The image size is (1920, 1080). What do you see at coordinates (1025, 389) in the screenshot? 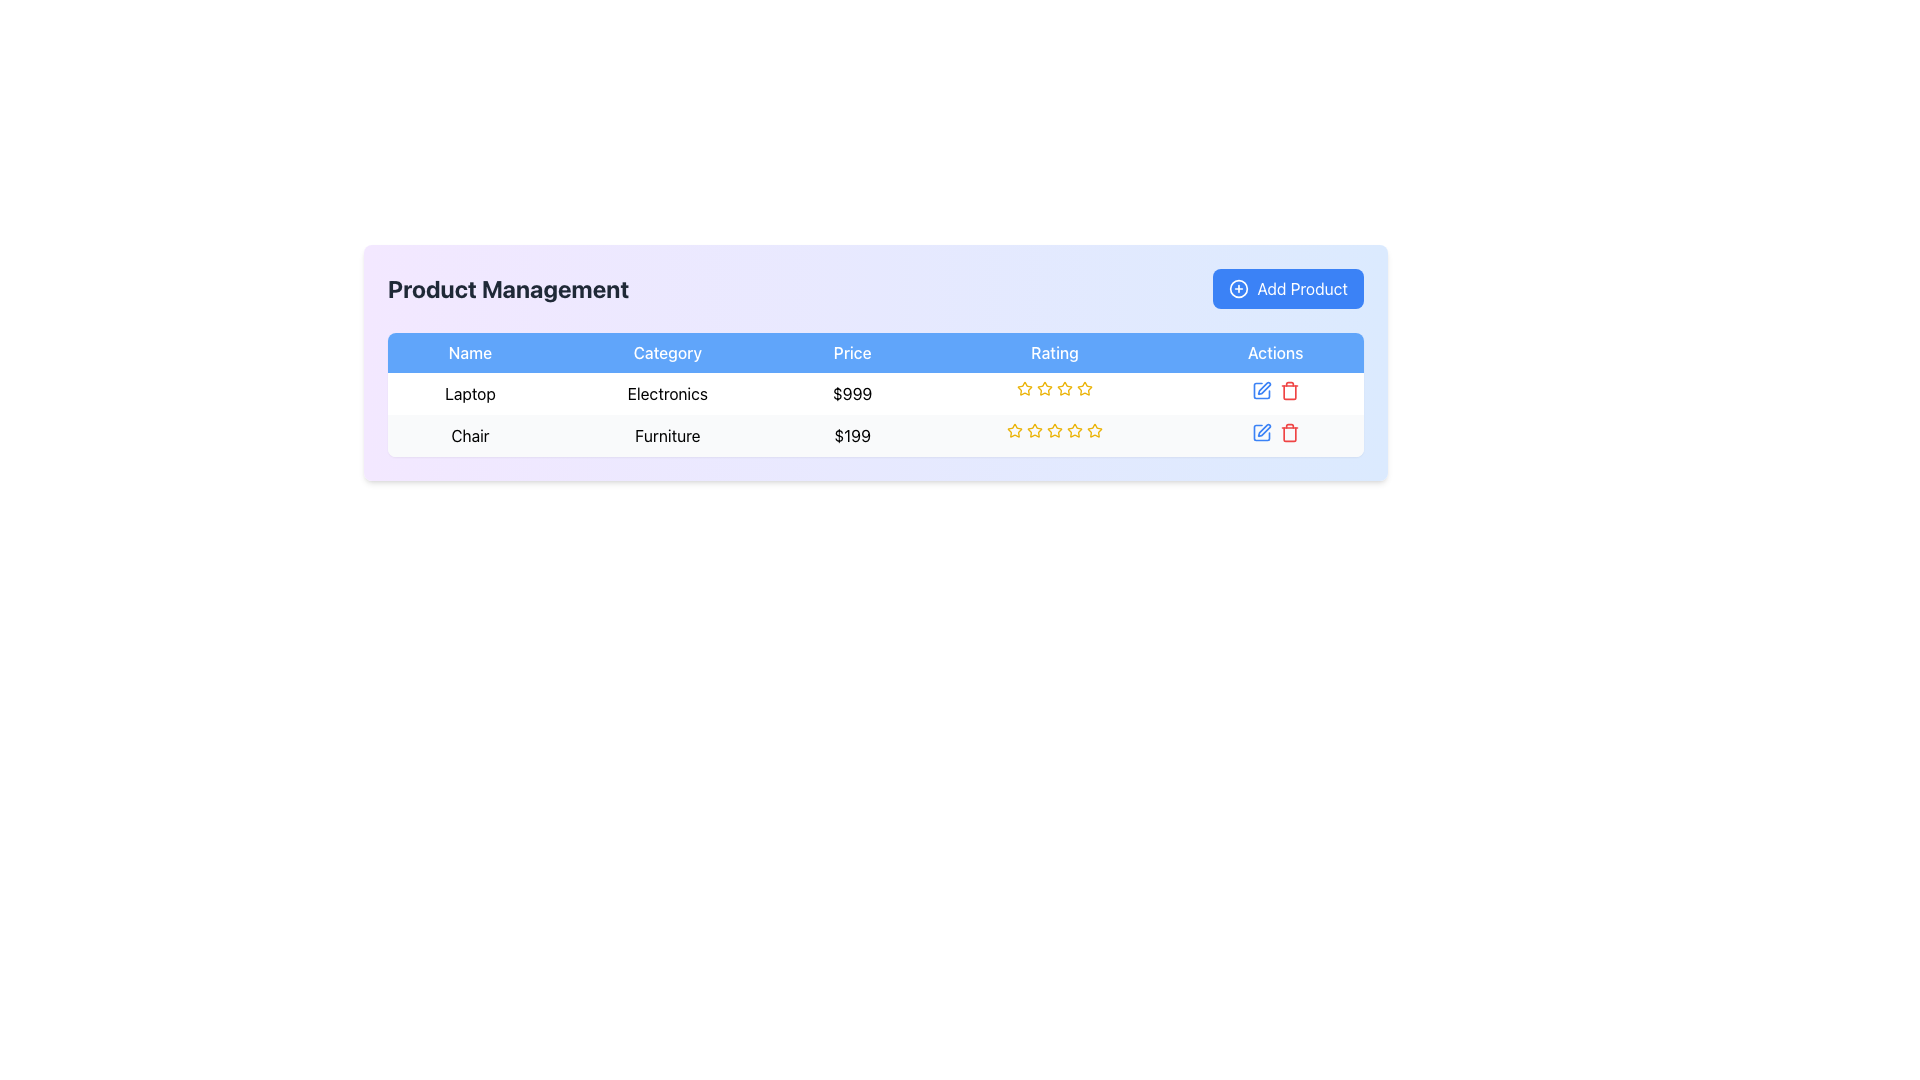
I see `the first star icon in the rating column for the 'Laptop' row to indicate a rating` at bounding box center [1025, 389].